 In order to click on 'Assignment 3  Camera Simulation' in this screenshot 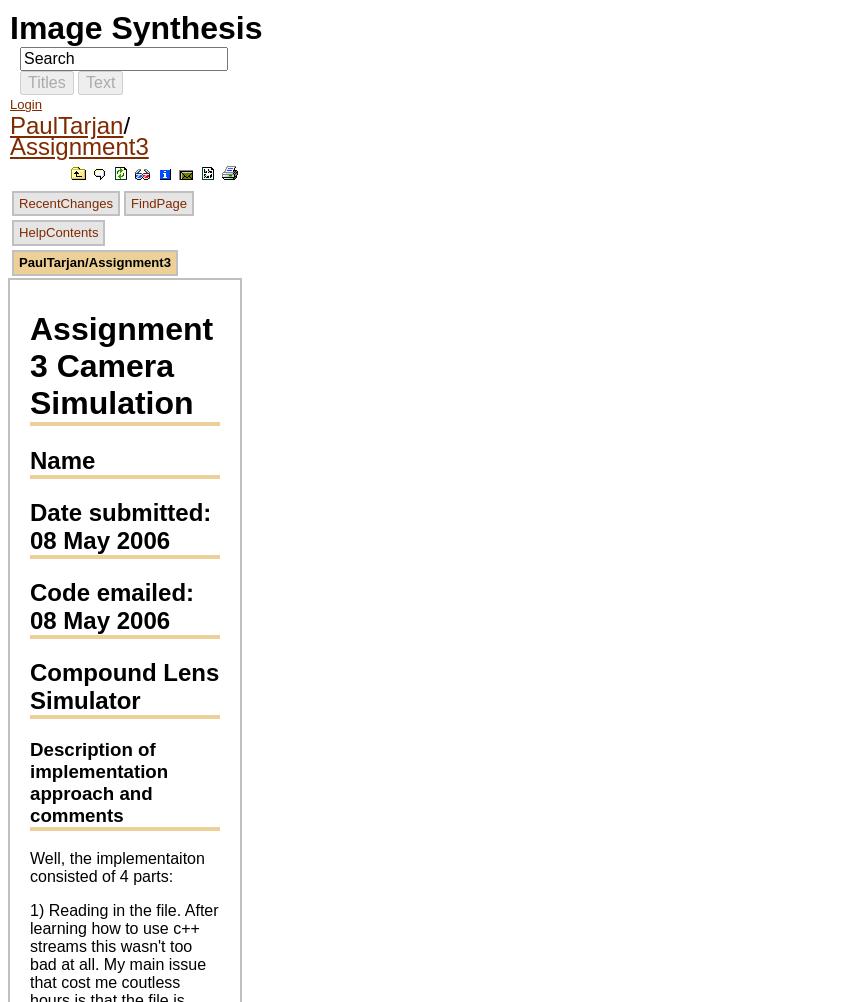, I will do `click(29, 365)`.